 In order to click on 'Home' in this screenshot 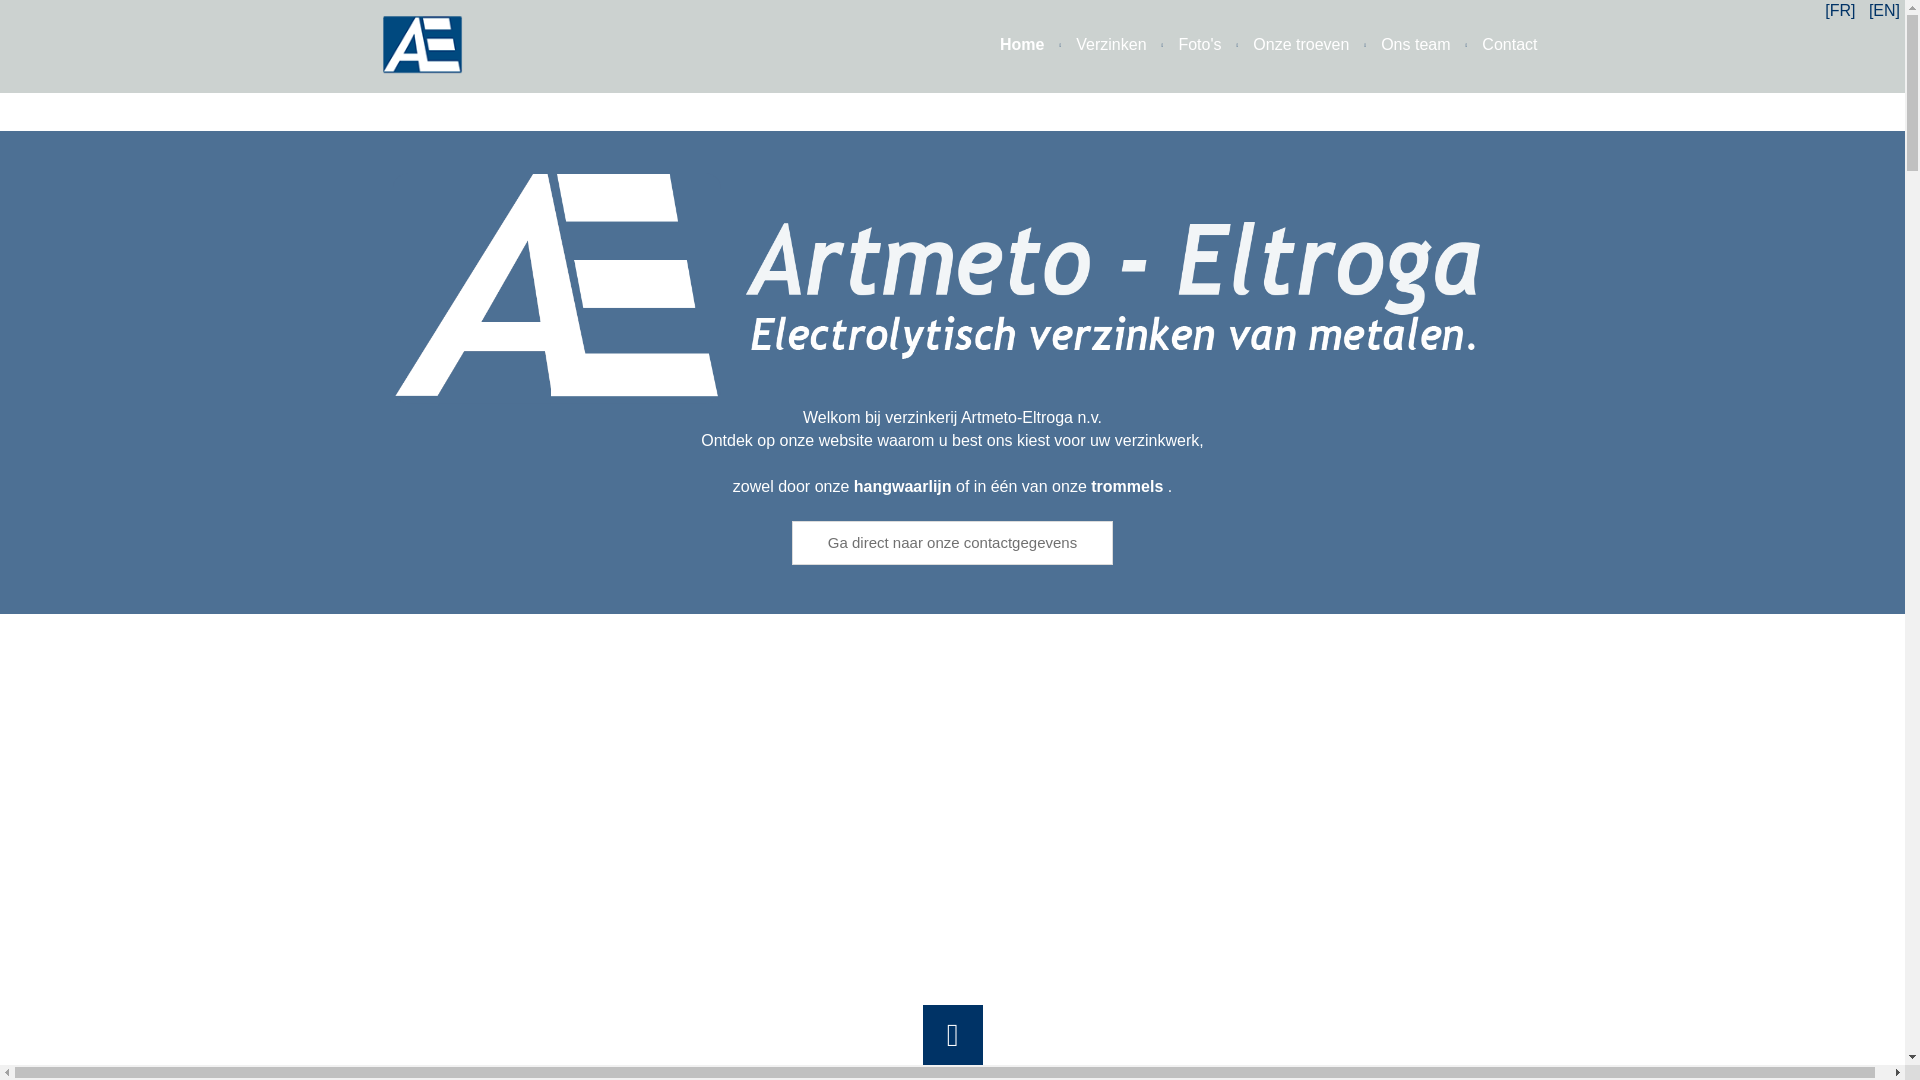, I will do `click(1007, 45)`.